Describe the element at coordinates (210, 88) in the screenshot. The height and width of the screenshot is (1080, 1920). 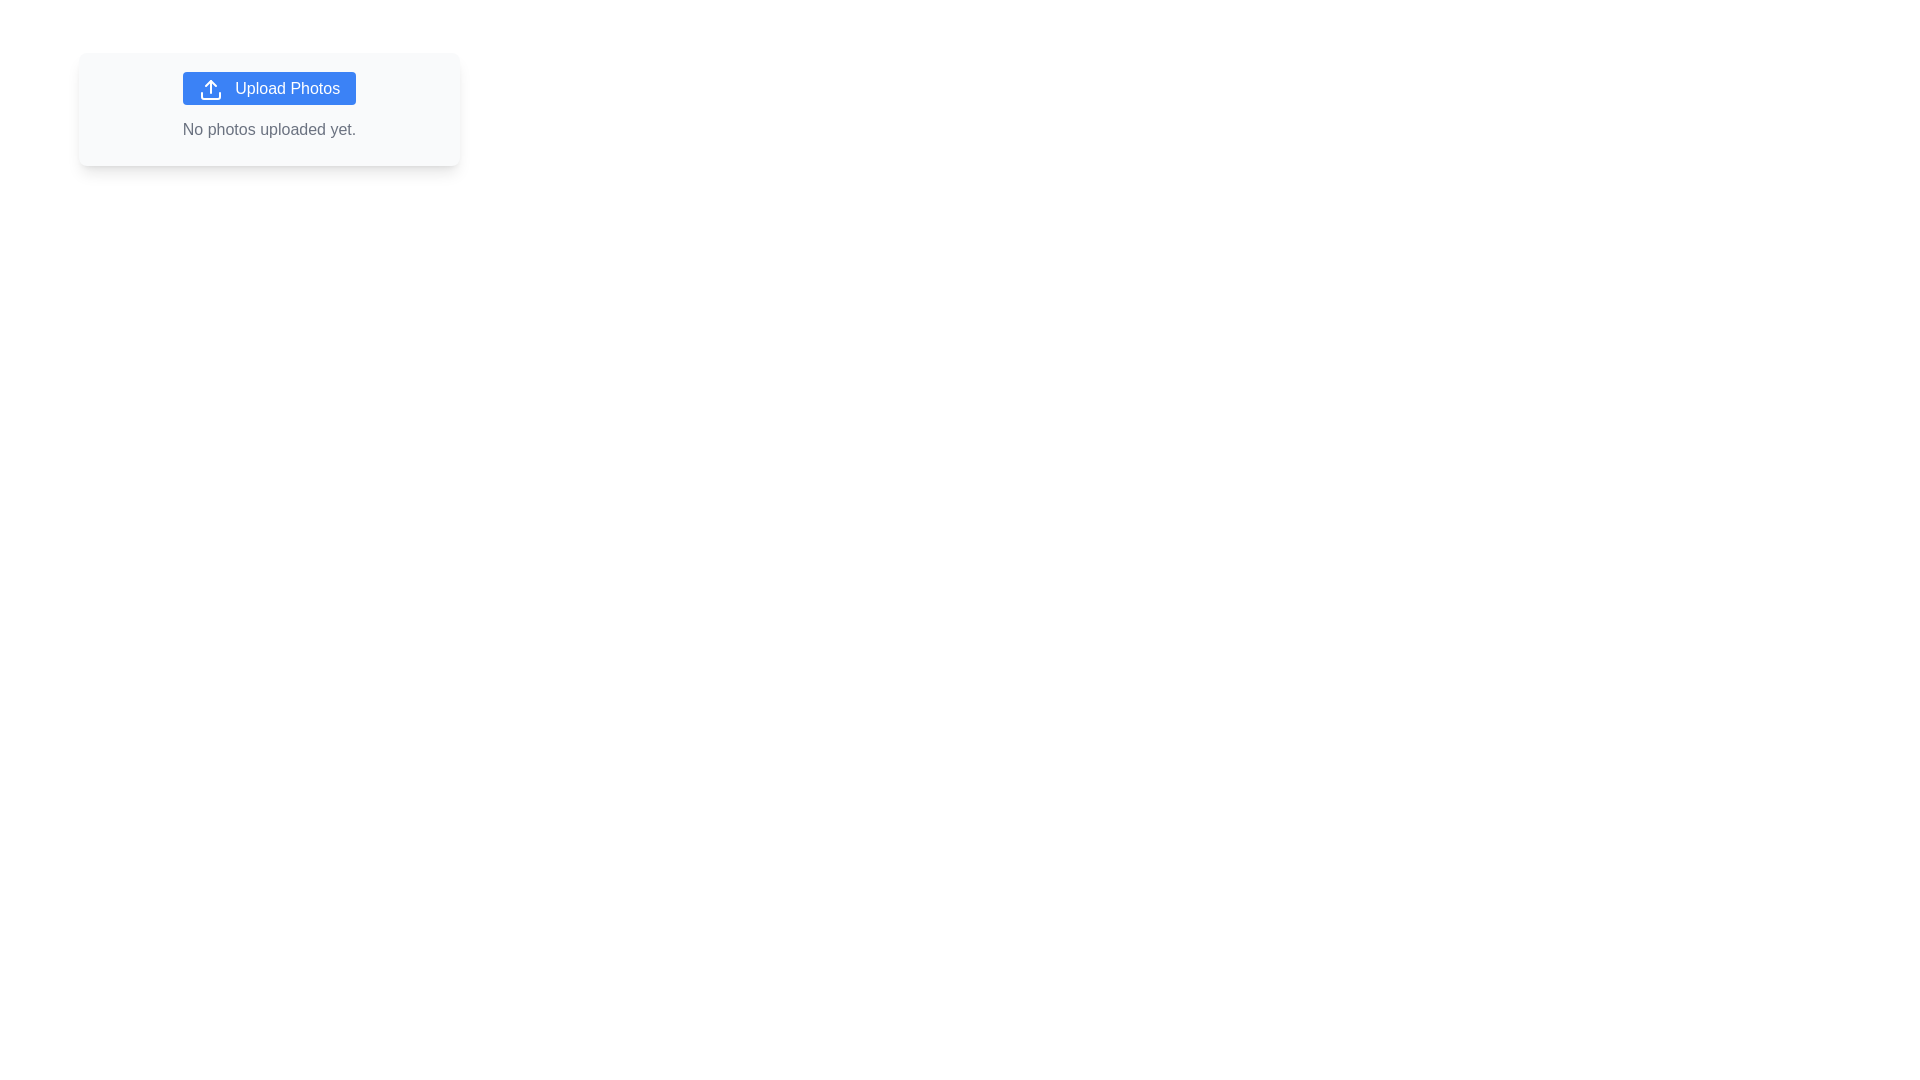
I see `the upload icon, which is a compact icon resembling an upward-pointing arrow above a flat base, located at the top-left of the 'Upload Photos' button, to interact with the upload functionality` at that location.